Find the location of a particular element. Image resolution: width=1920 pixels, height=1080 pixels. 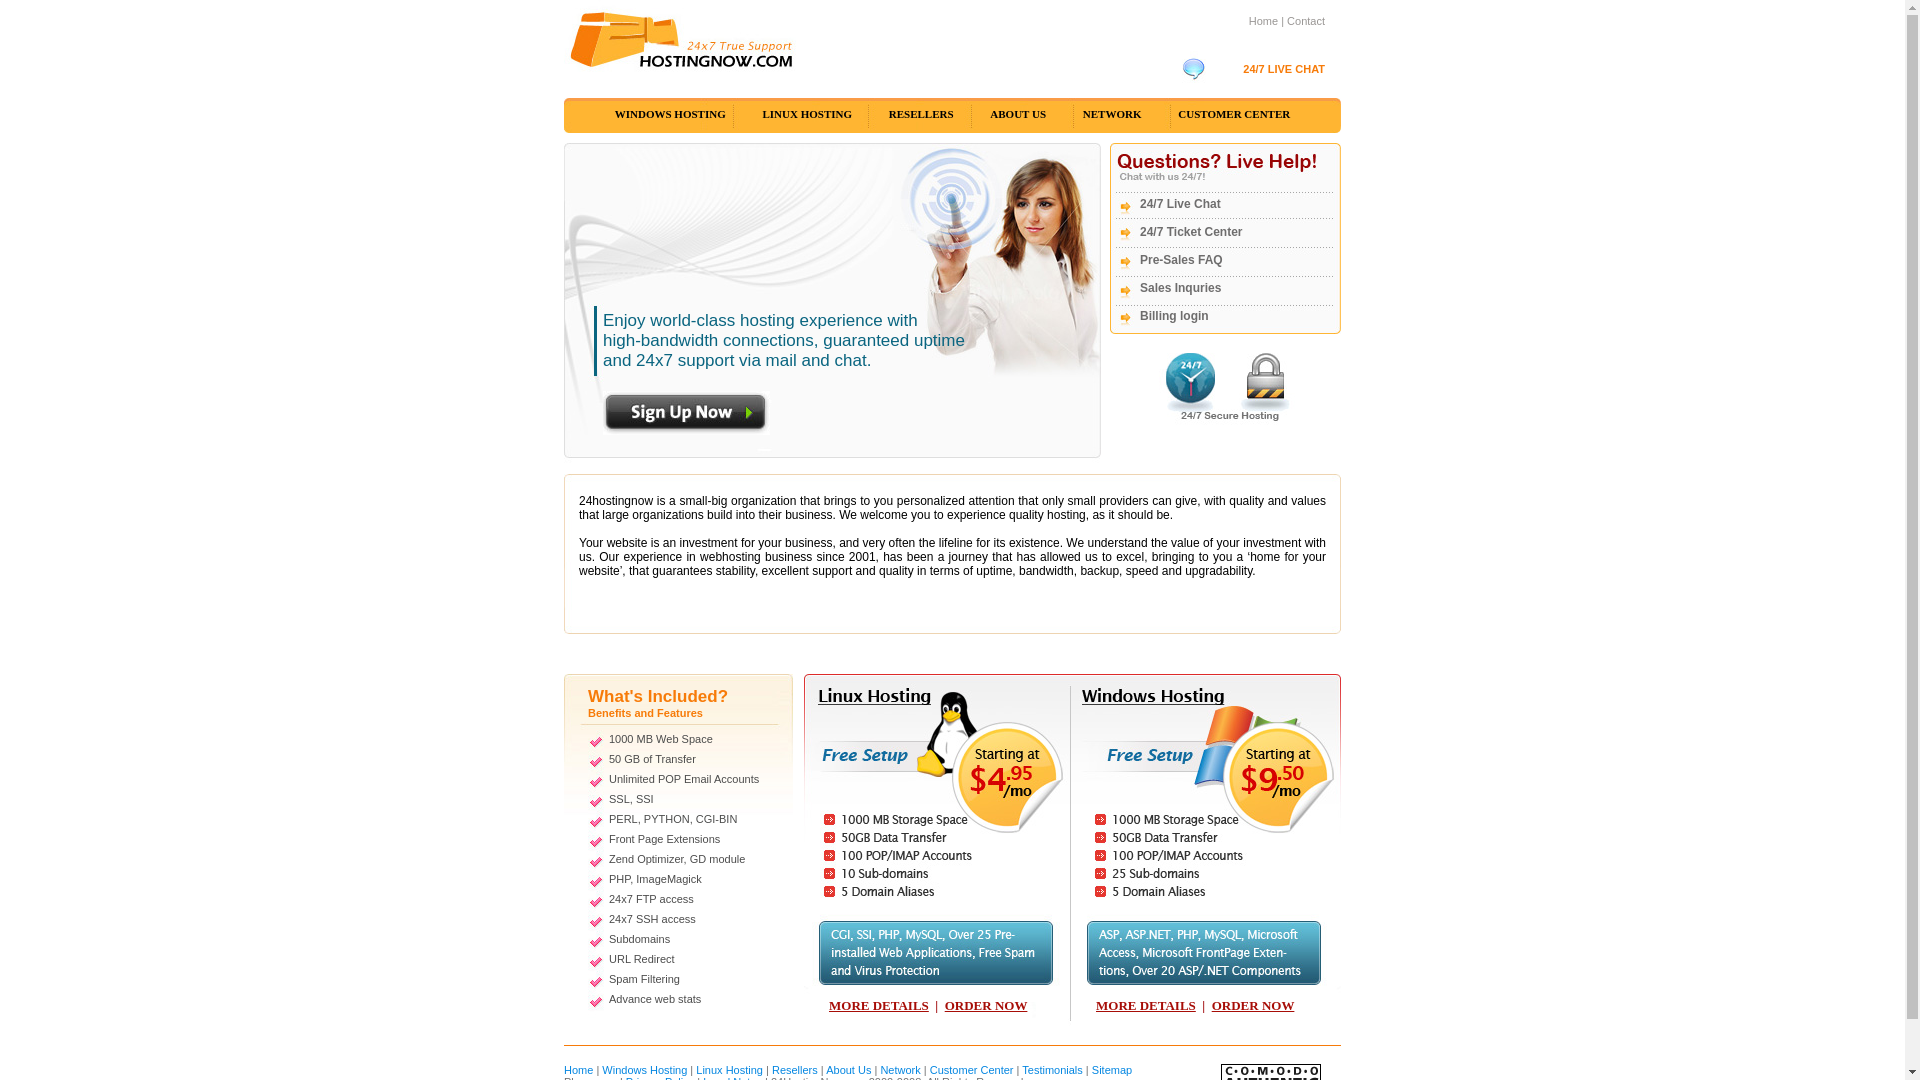

'Resellers' is located at coordinates (794, 1068).